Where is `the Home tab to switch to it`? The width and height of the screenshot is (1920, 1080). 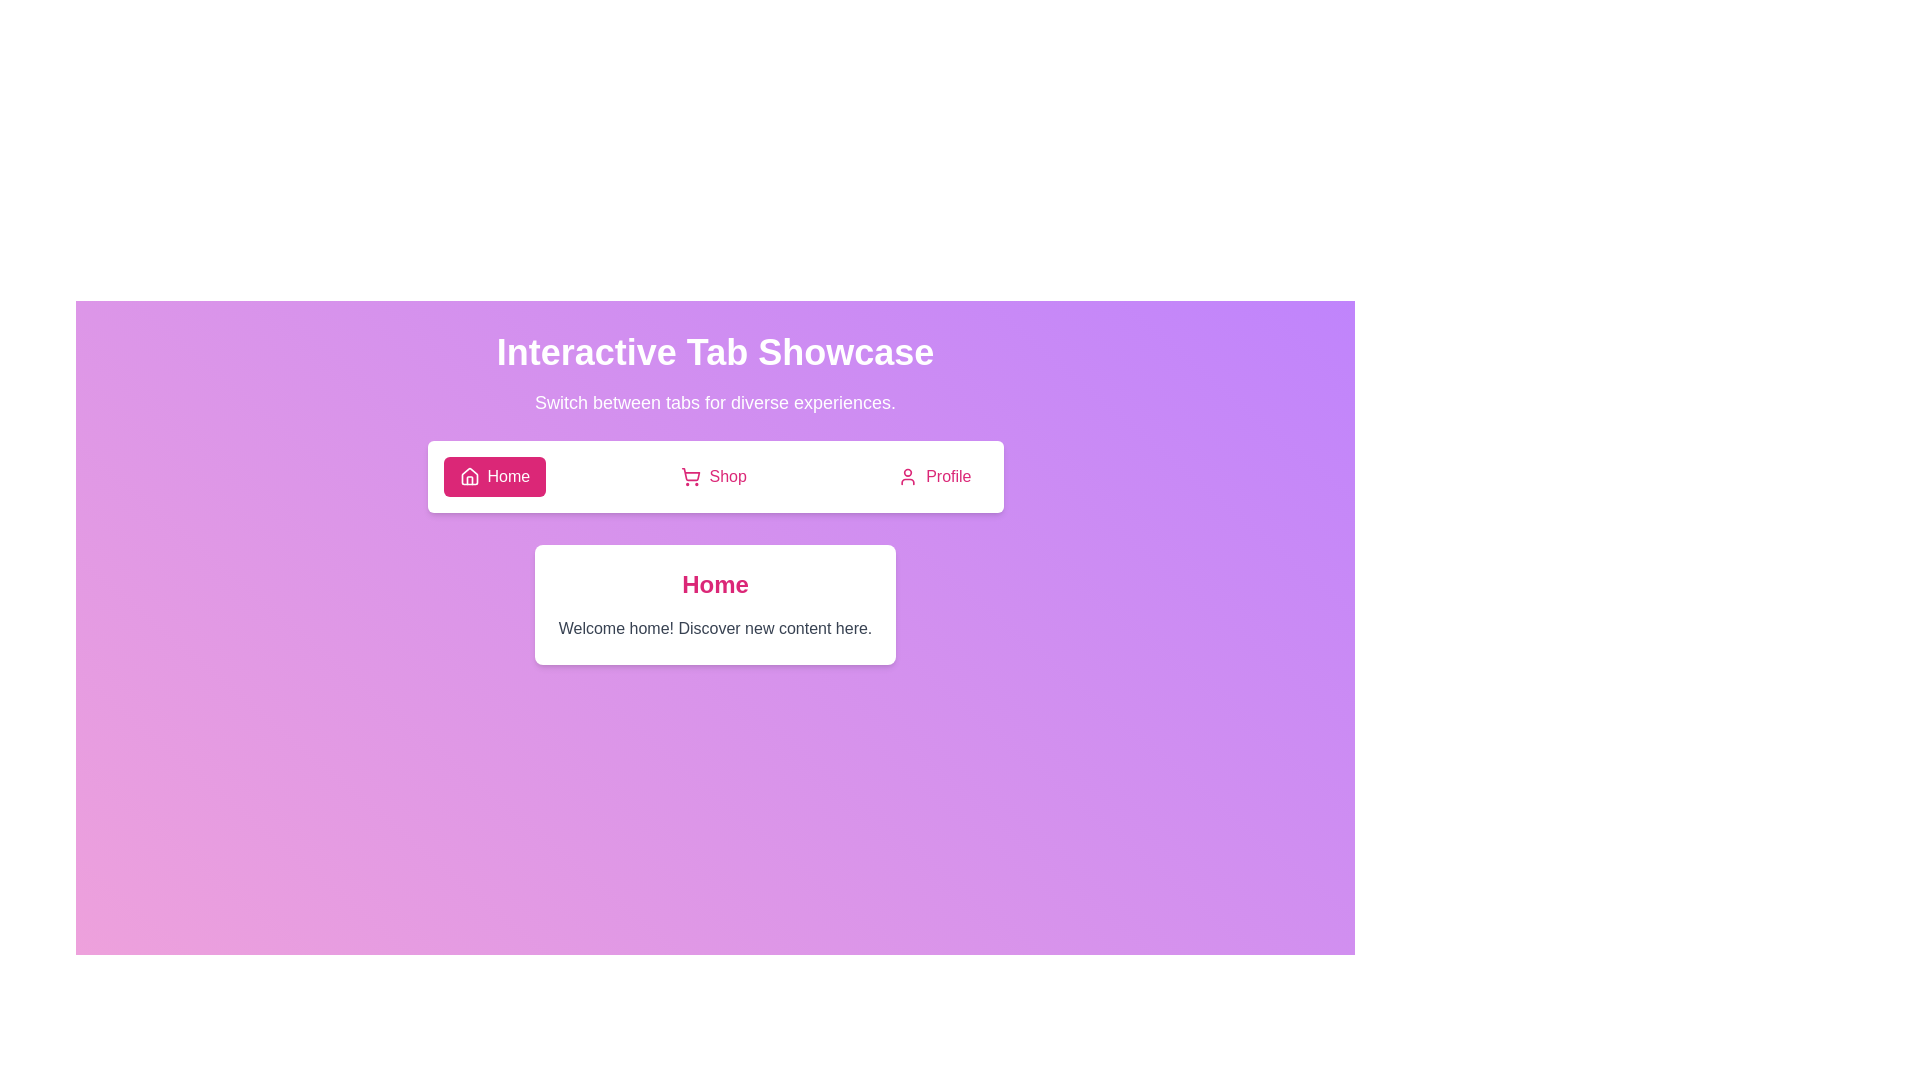
the Home tab to switch to it is located at coordinates (494, 477).